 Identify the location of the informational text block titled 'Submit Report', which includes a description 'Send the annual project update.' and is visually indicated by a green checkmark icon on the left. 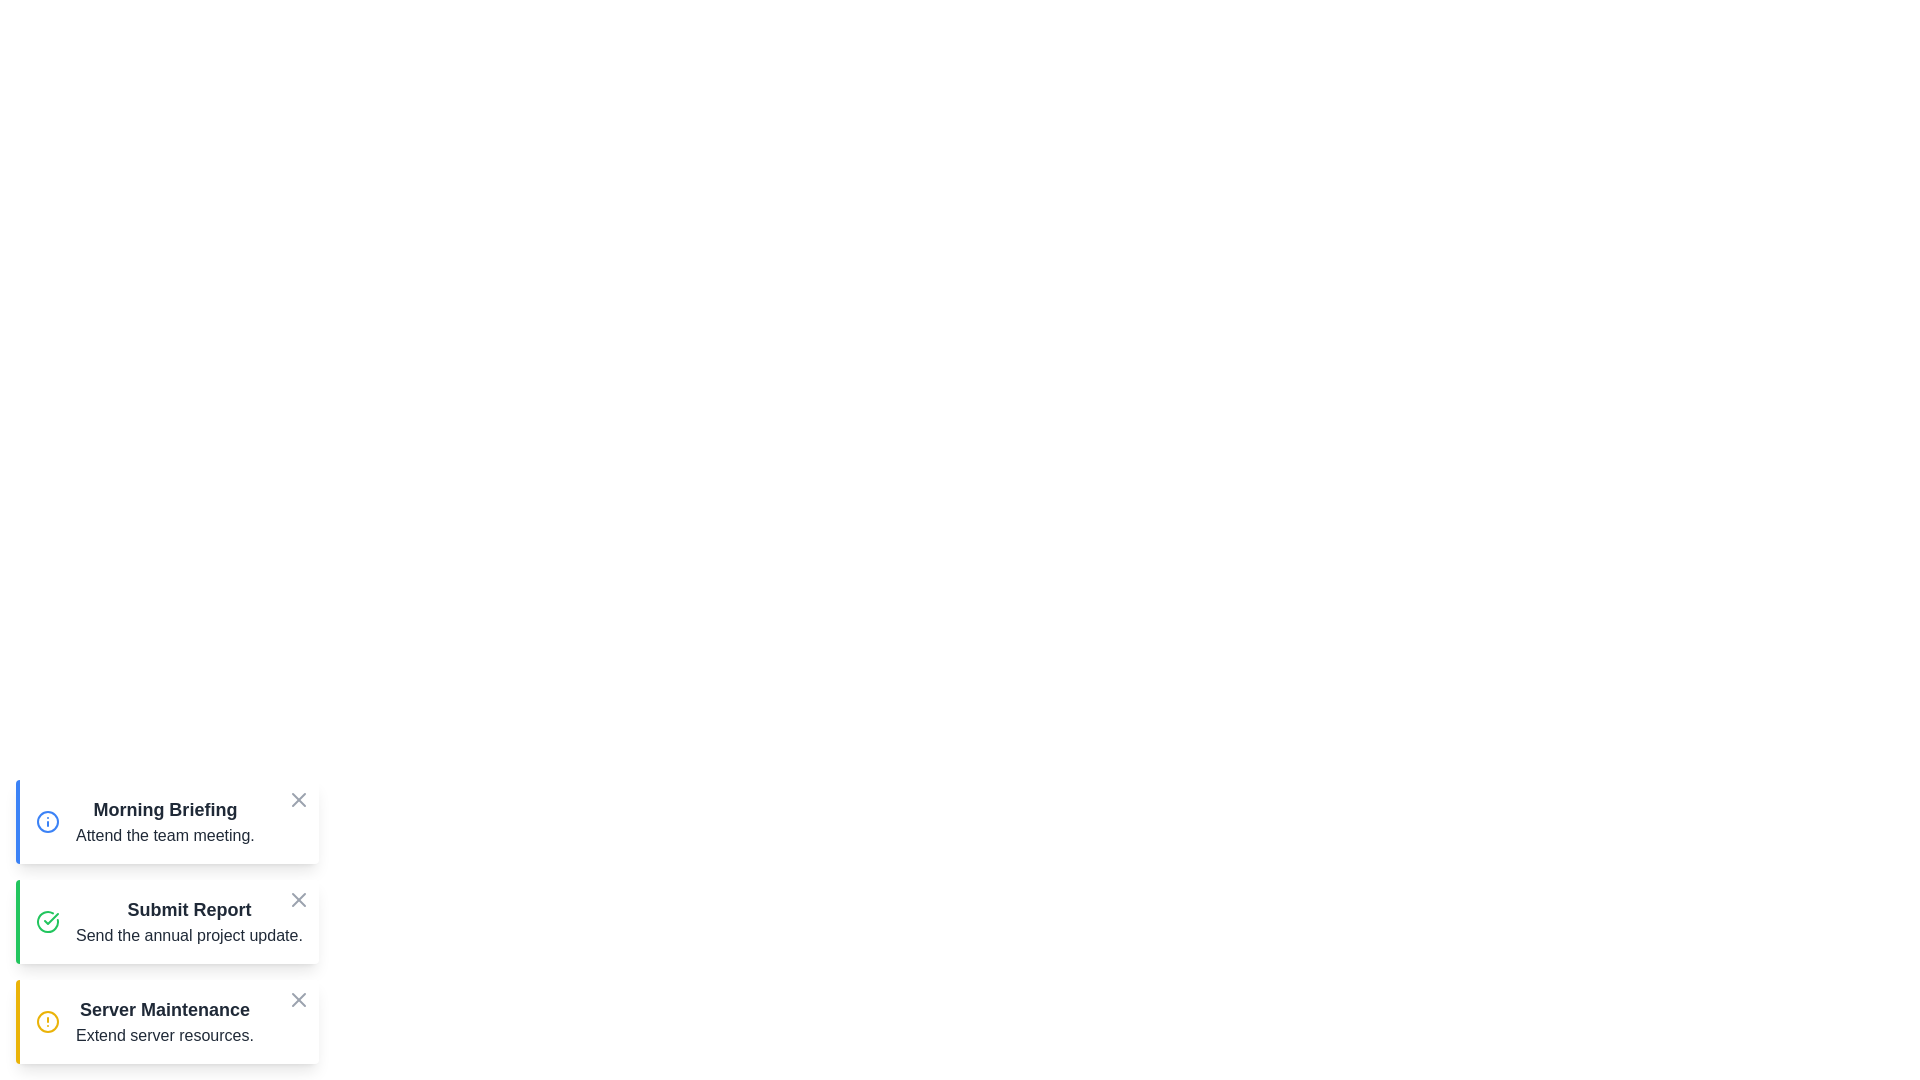
(169, 921).